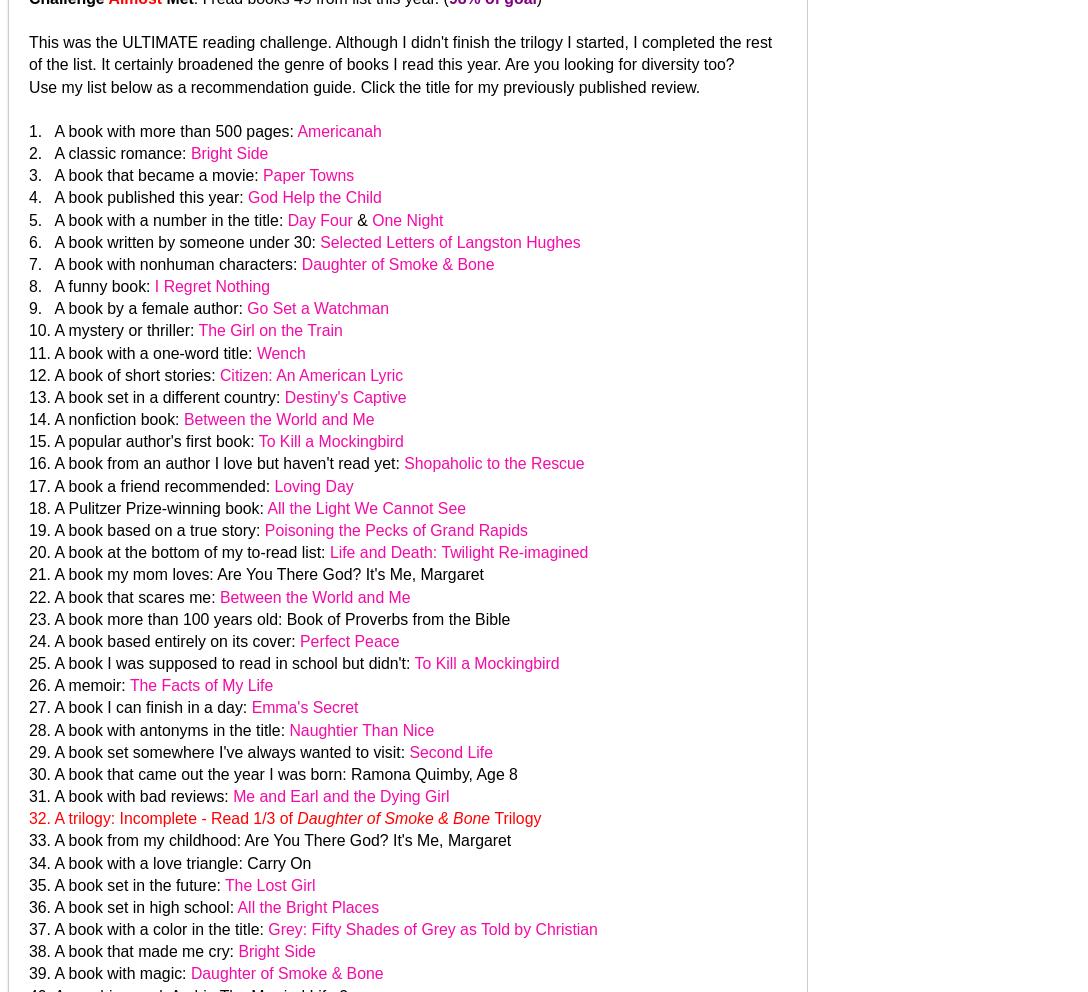  I want to click on '4.   A book published this year:', so click(137, 196).